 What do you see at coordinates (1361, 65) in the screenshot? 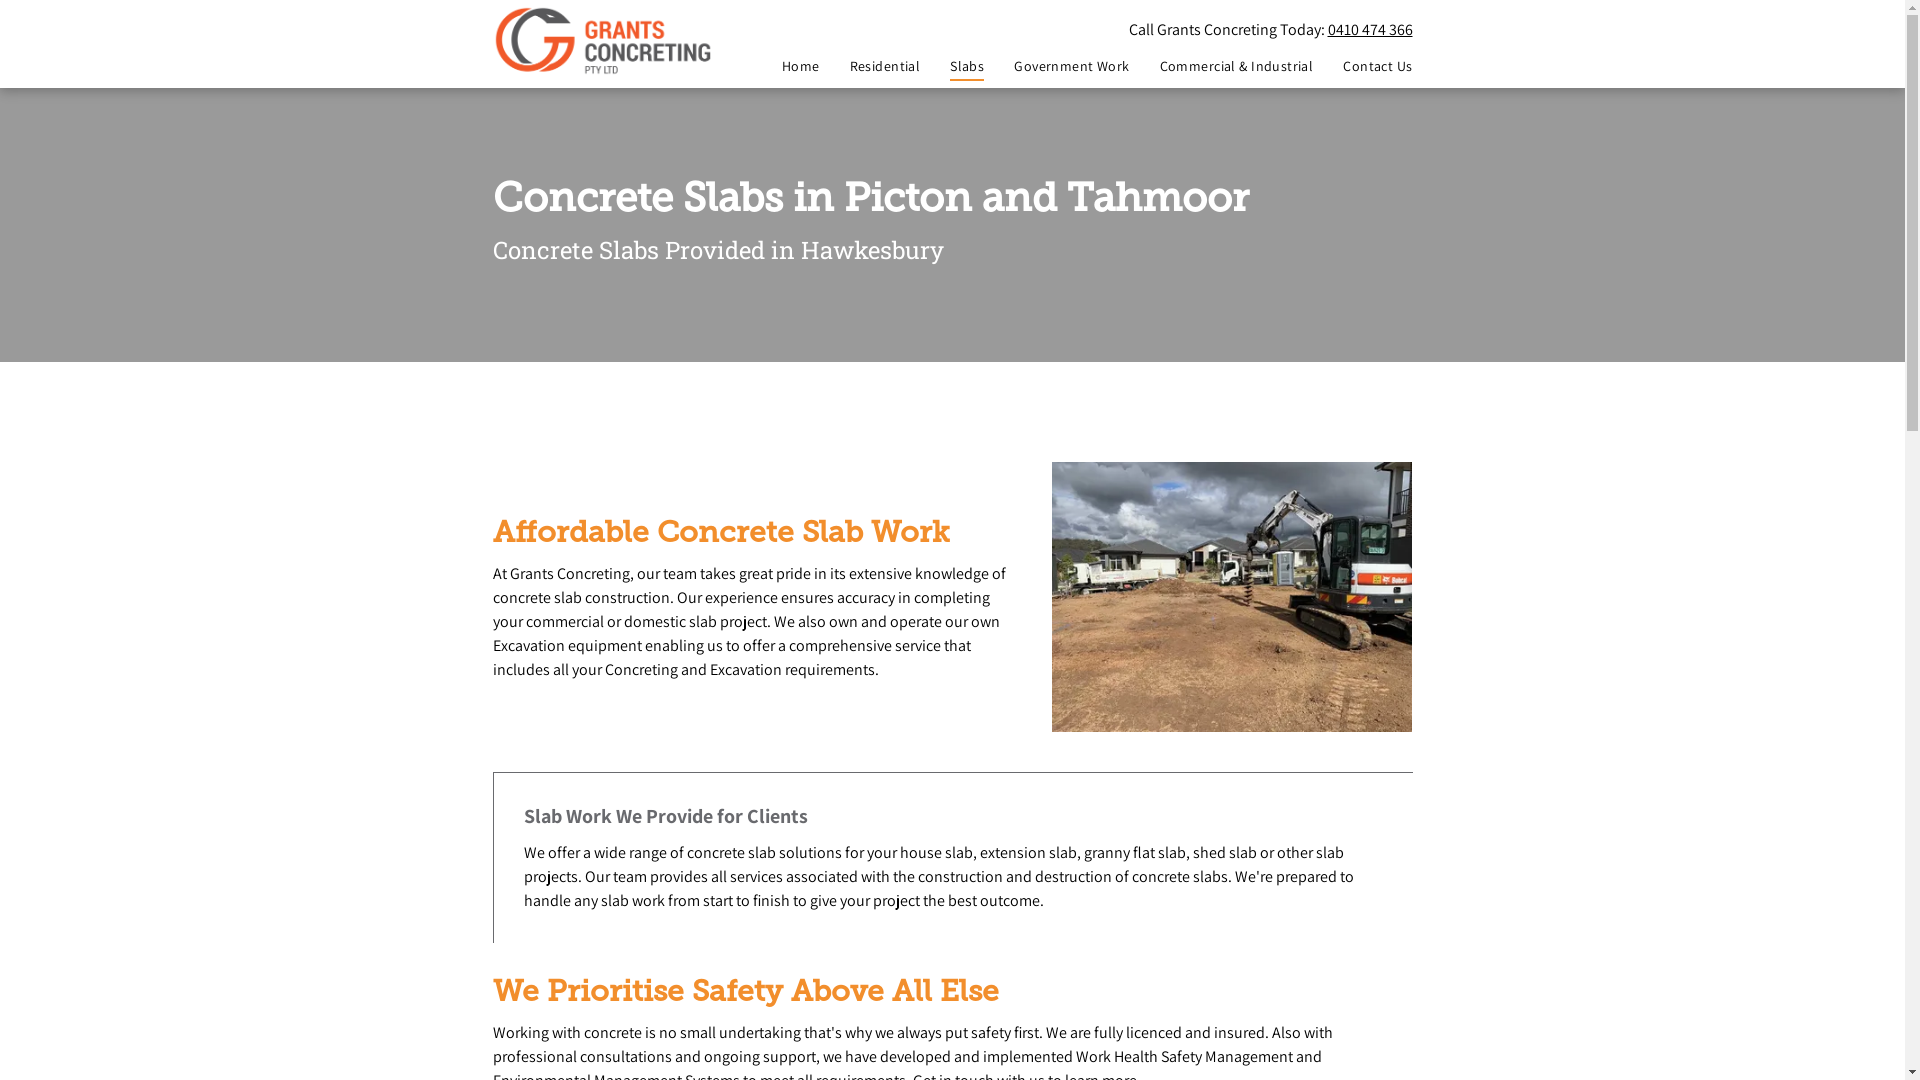
I see `'Contact Us'` at bounding box center [1361, 65].